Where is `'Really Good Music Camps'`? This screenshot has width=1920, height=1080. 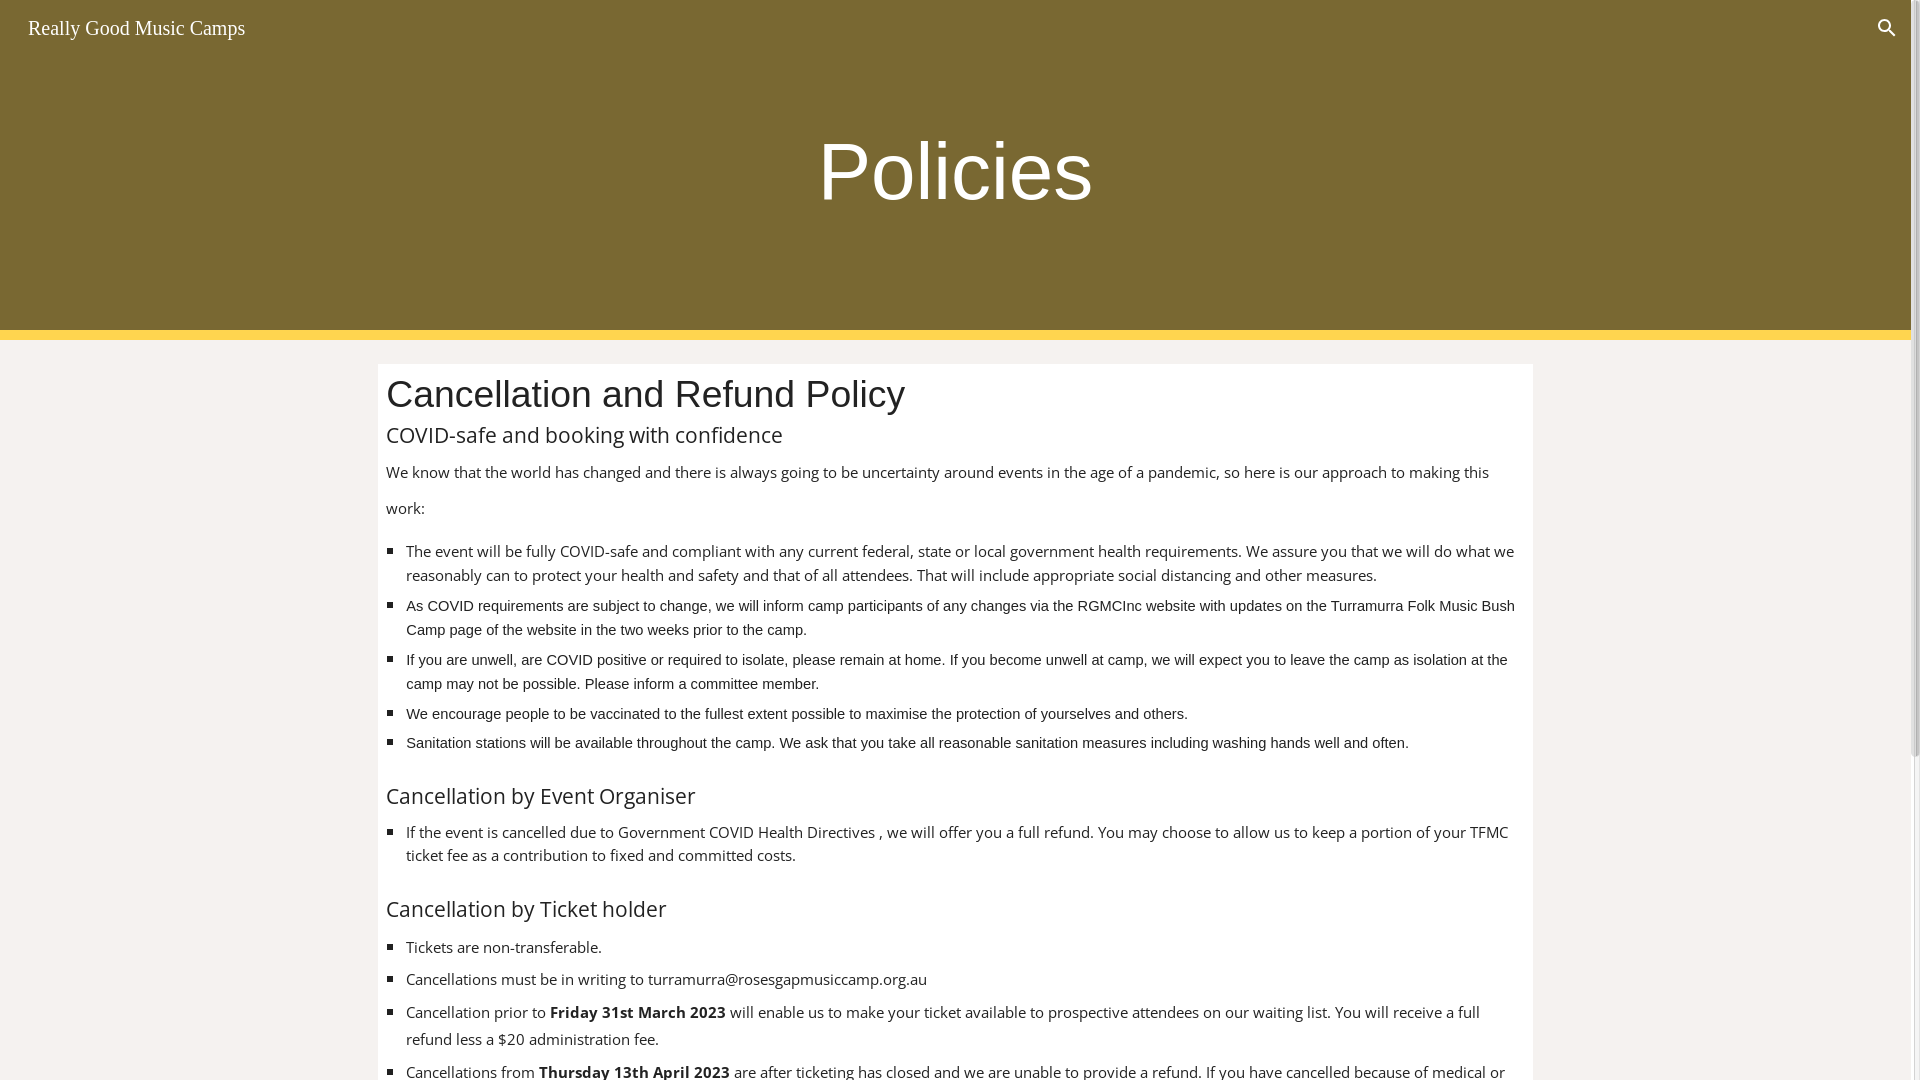
'Really Good Music Camps' is located at coordinates (135, 26).